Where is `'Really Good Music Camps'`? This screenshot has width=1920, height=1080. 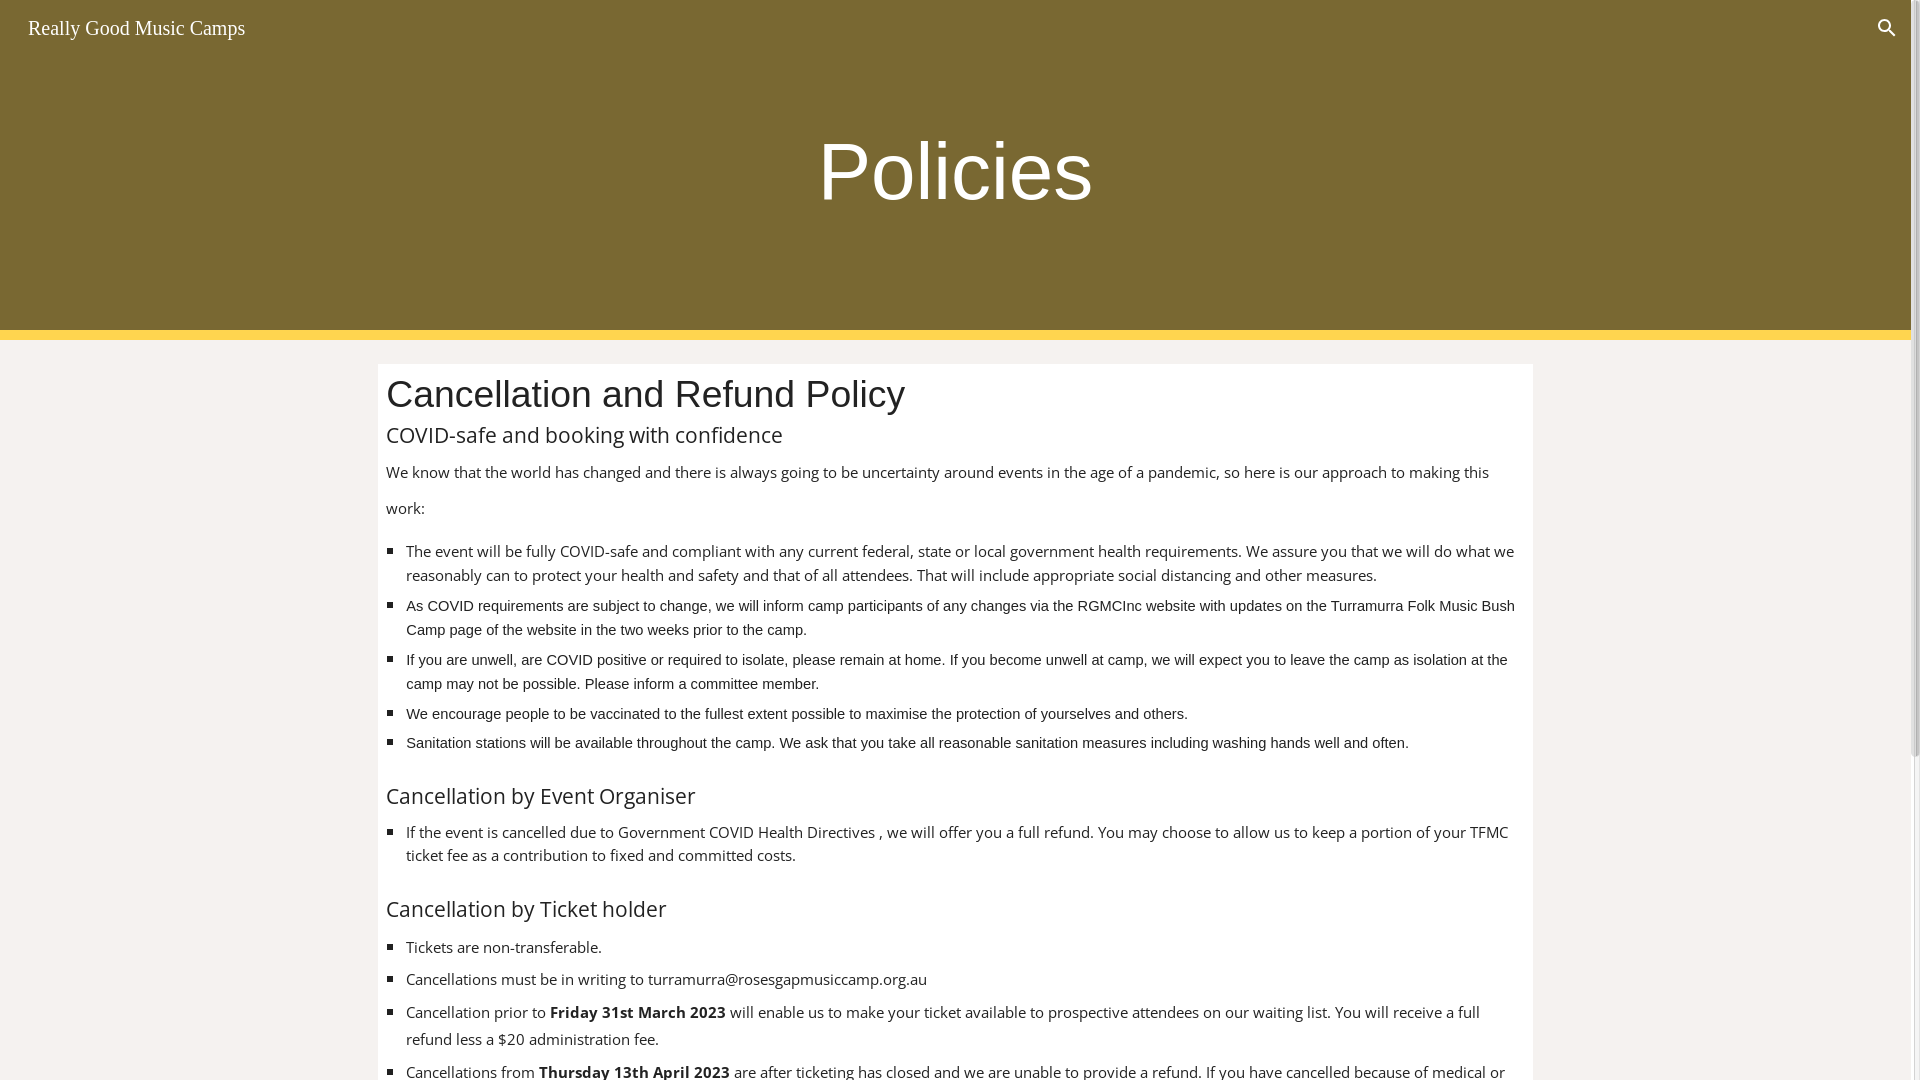
'Really Good Music Camps' is located at coordinates (135, 26).